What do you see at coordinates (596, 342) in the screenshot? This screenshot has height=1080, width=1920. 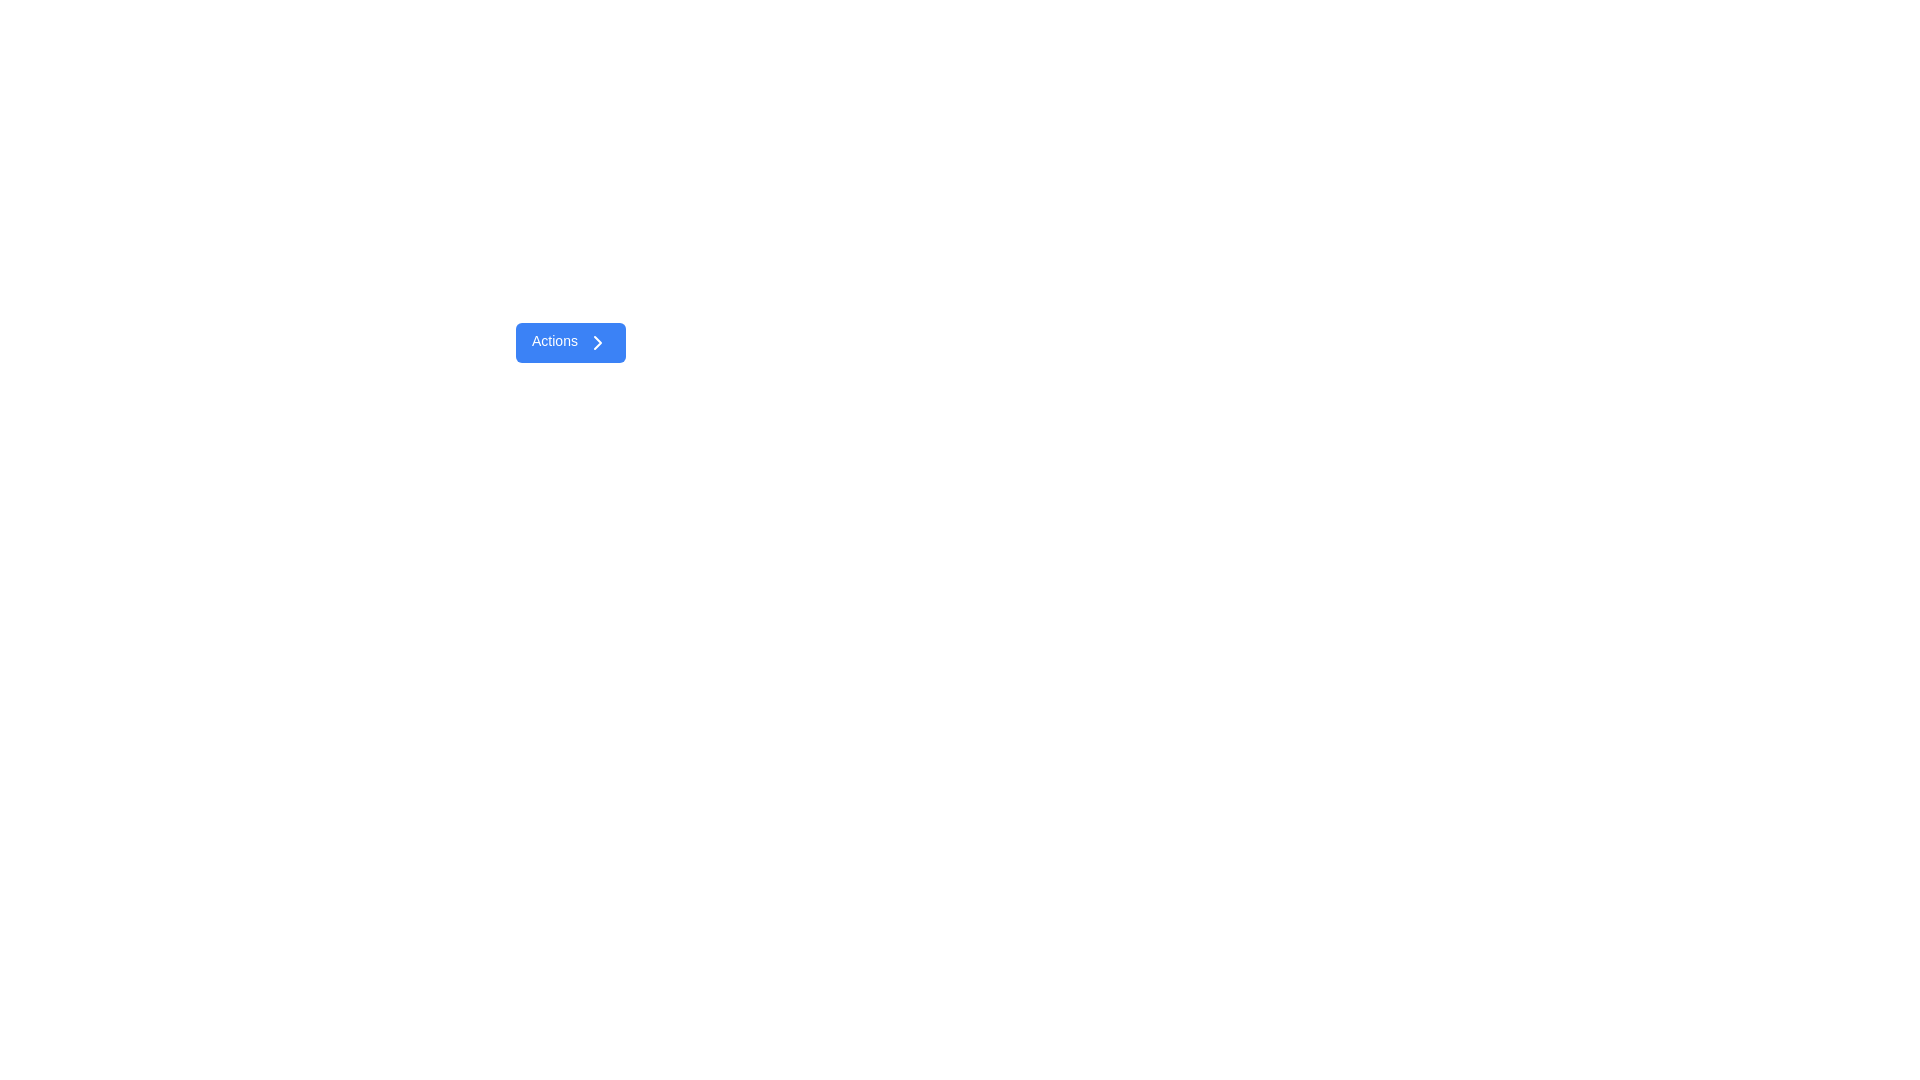 I see `the forward/expand icon located within the 'Actions' button component, which is positioned adjacent to the text label 'Actions'` at bounding box center [596, 342].